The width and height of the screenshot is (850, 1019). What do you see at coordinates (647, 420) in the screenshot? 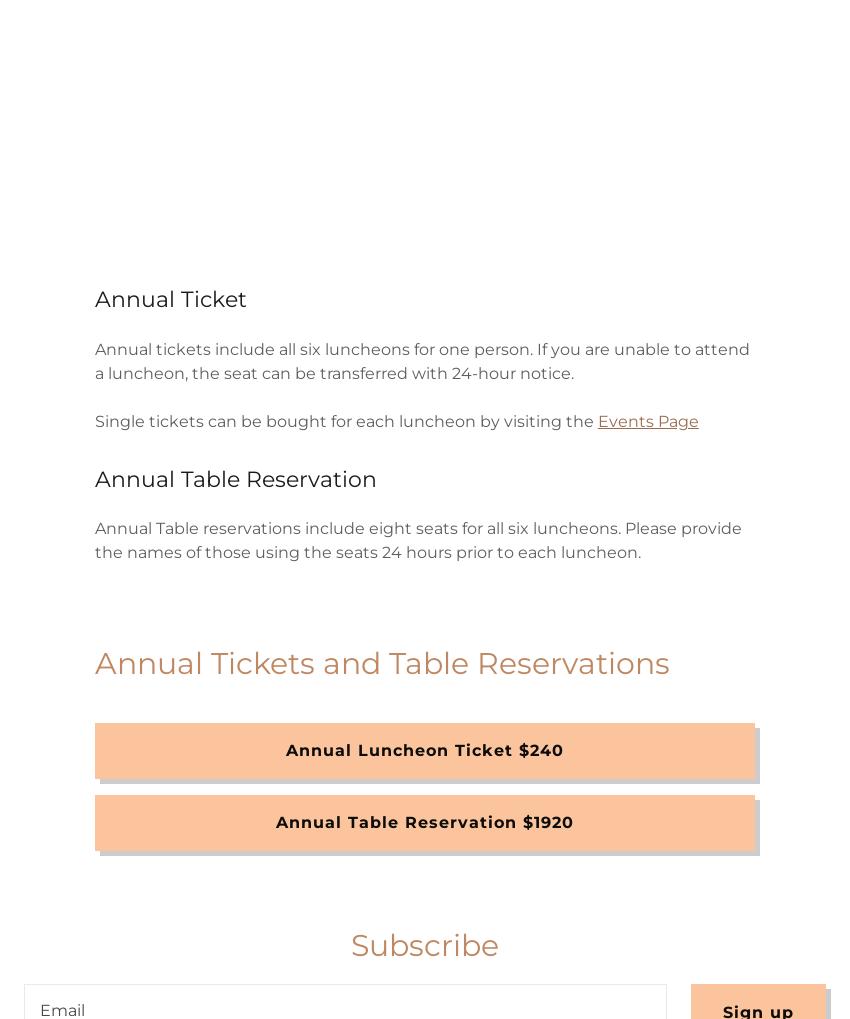
I see `'Events Page'` at bounding box center [647, 420].